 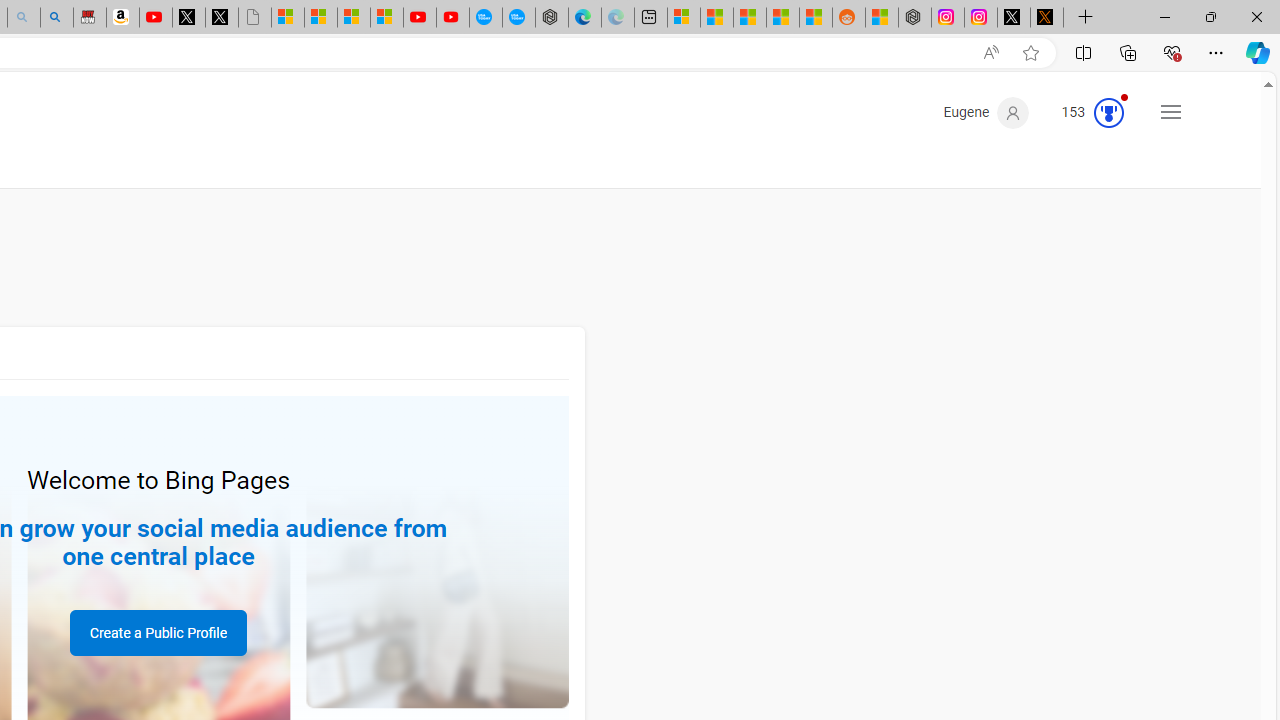 What do you see at coordinates (816, 17) in the screenshot?
I see `'Shanghai, China Weather trends | Microsoft Weather'` at bounding box center [816, 17].